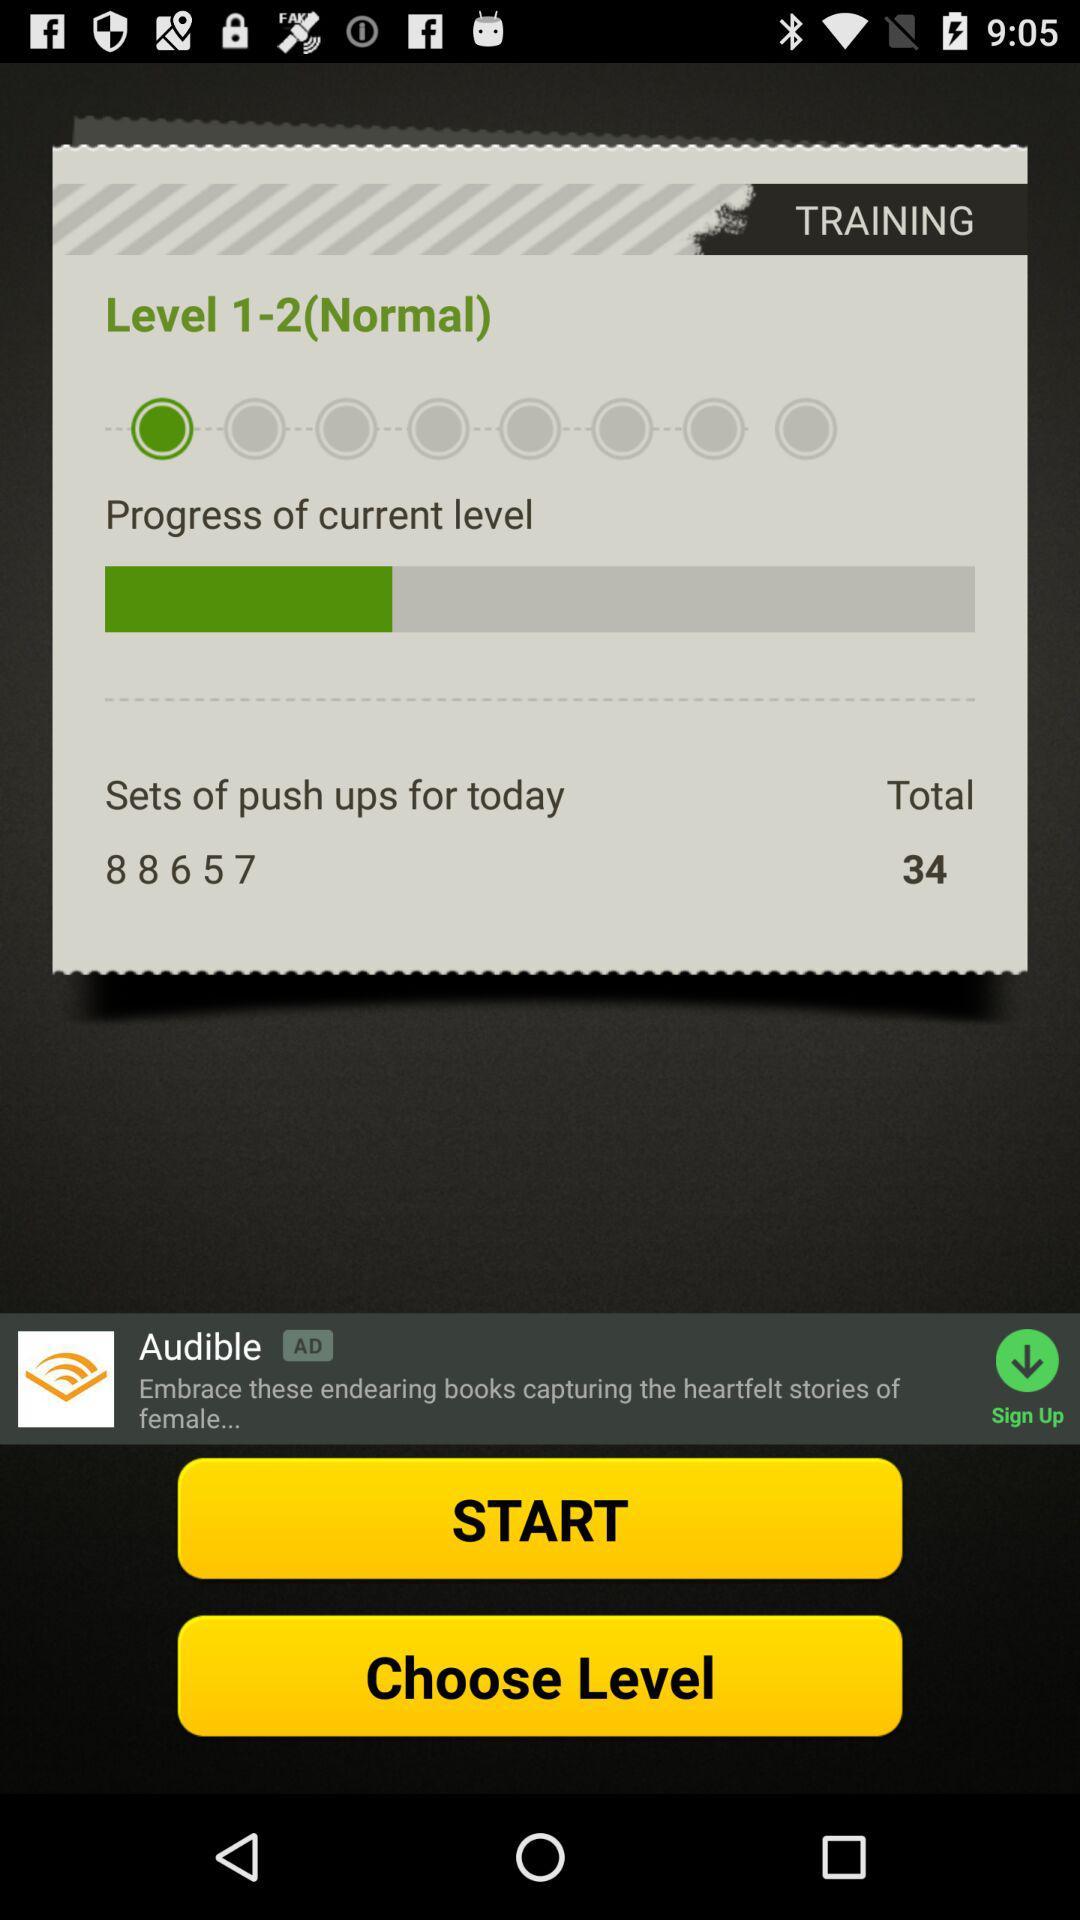  What do you see at coordinates (713, 428) in the screenshot?
I see `the seventh bullet below level 12 normal` at bounding box center [713, 428].